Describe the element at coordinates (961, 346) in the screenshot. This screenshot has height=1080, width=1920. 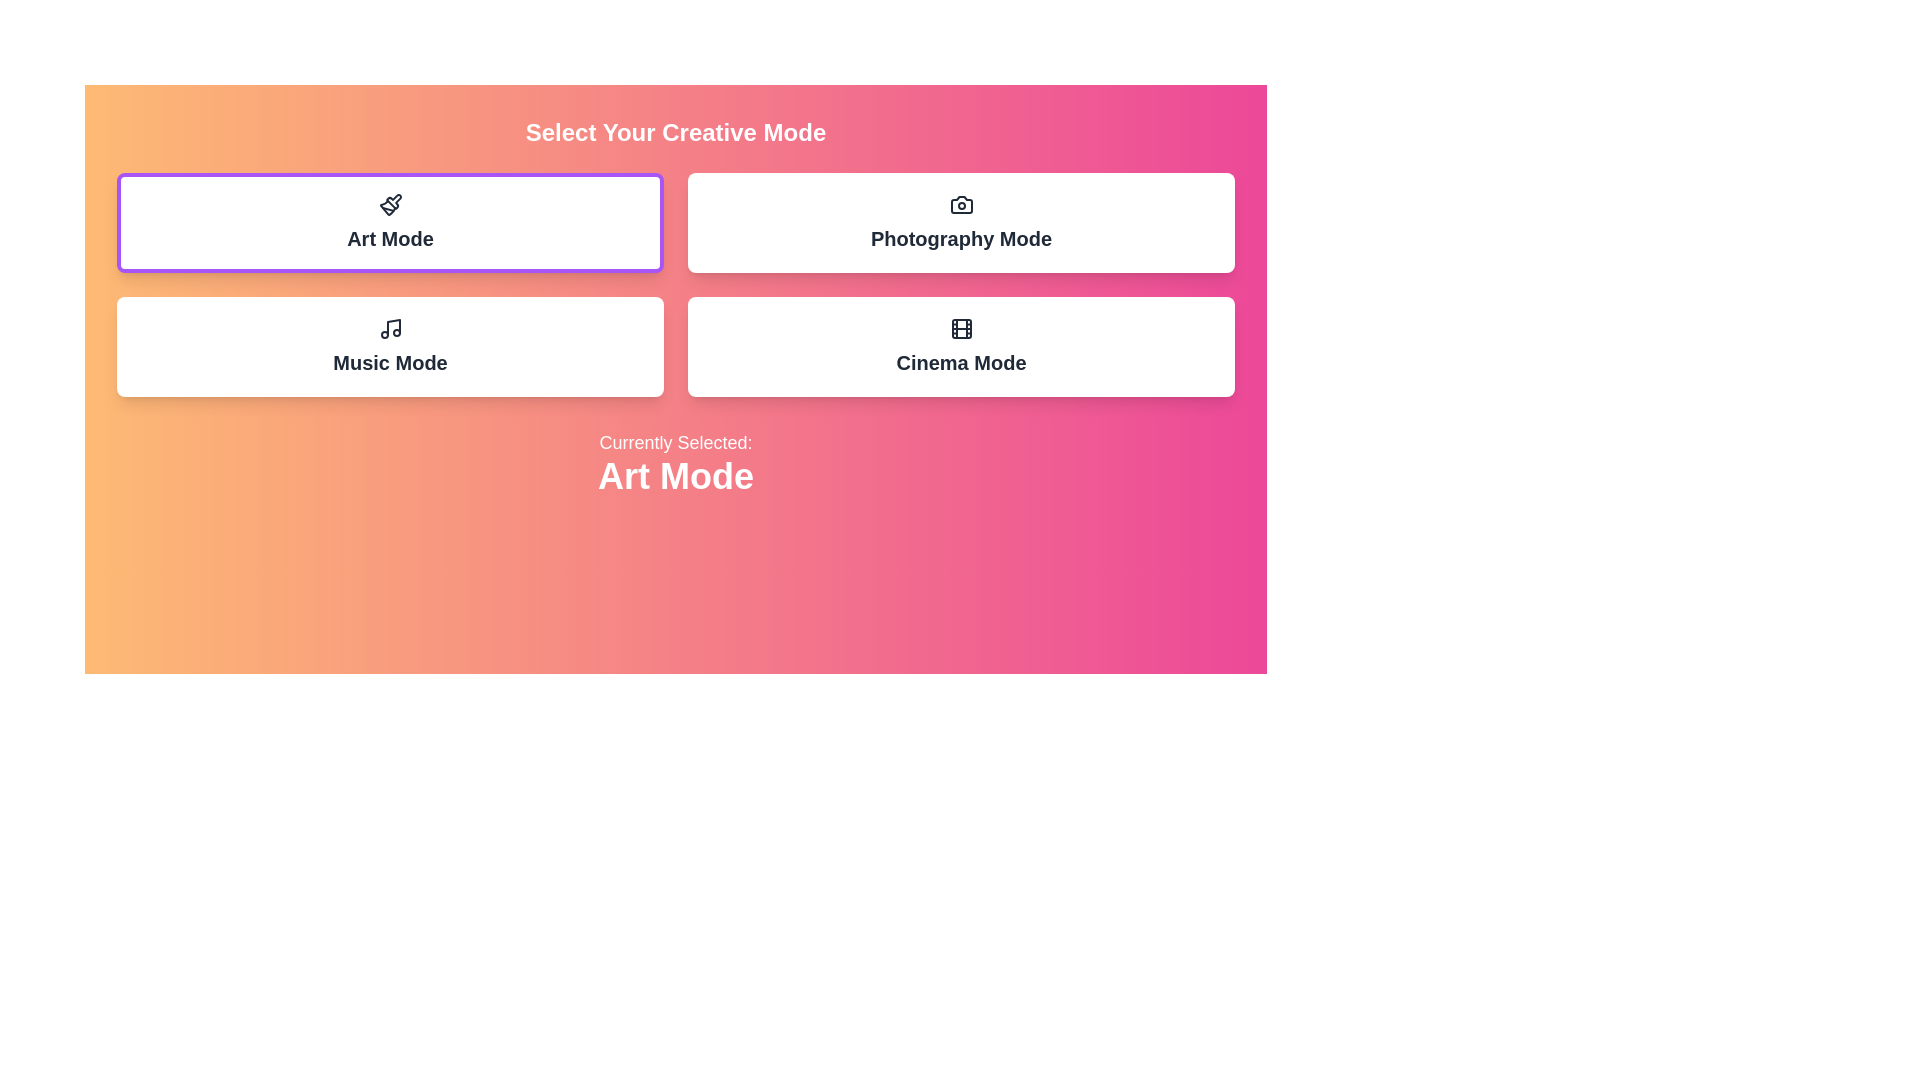
I see `the button corresponding to Cinema Mode to select it` at that location.